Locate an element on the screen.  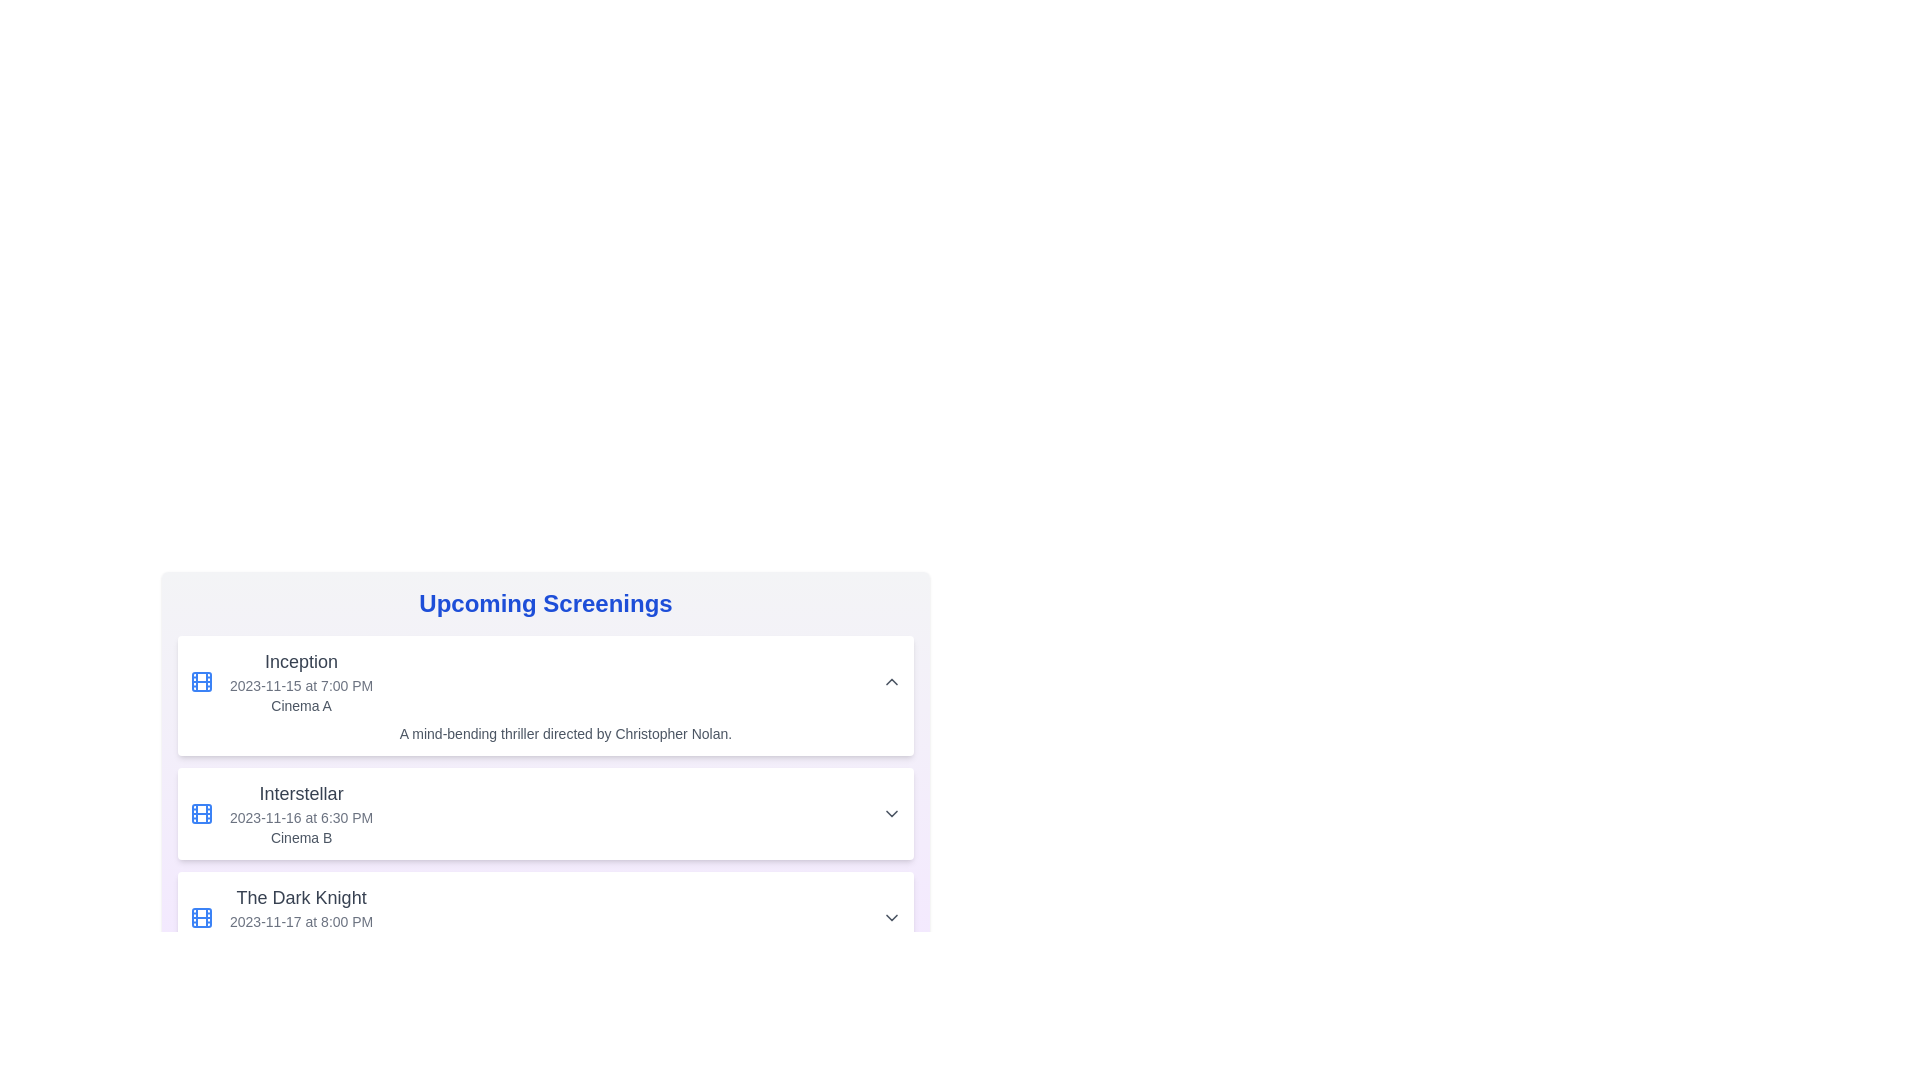
the static text displaying the scheduled movie screening date and time for 'The Dark Knight', which is located below the title and above 'Cinema C' is located at coordinates (300, 921).